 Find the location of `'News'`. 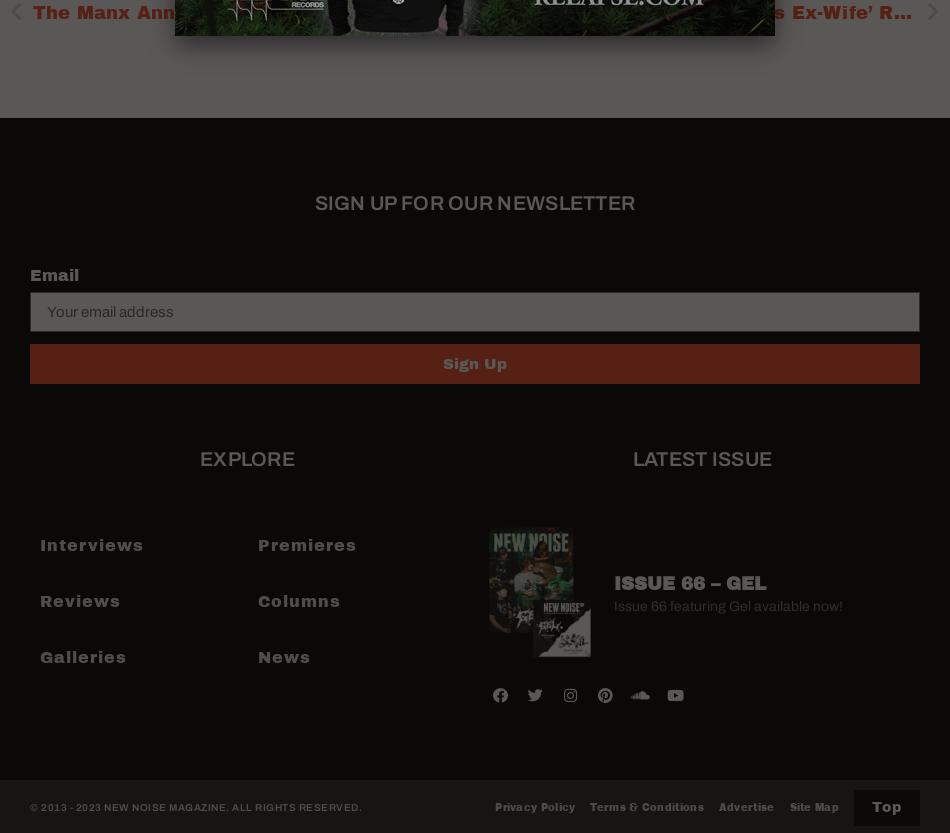

'News' is located at coordinates (282, 656).